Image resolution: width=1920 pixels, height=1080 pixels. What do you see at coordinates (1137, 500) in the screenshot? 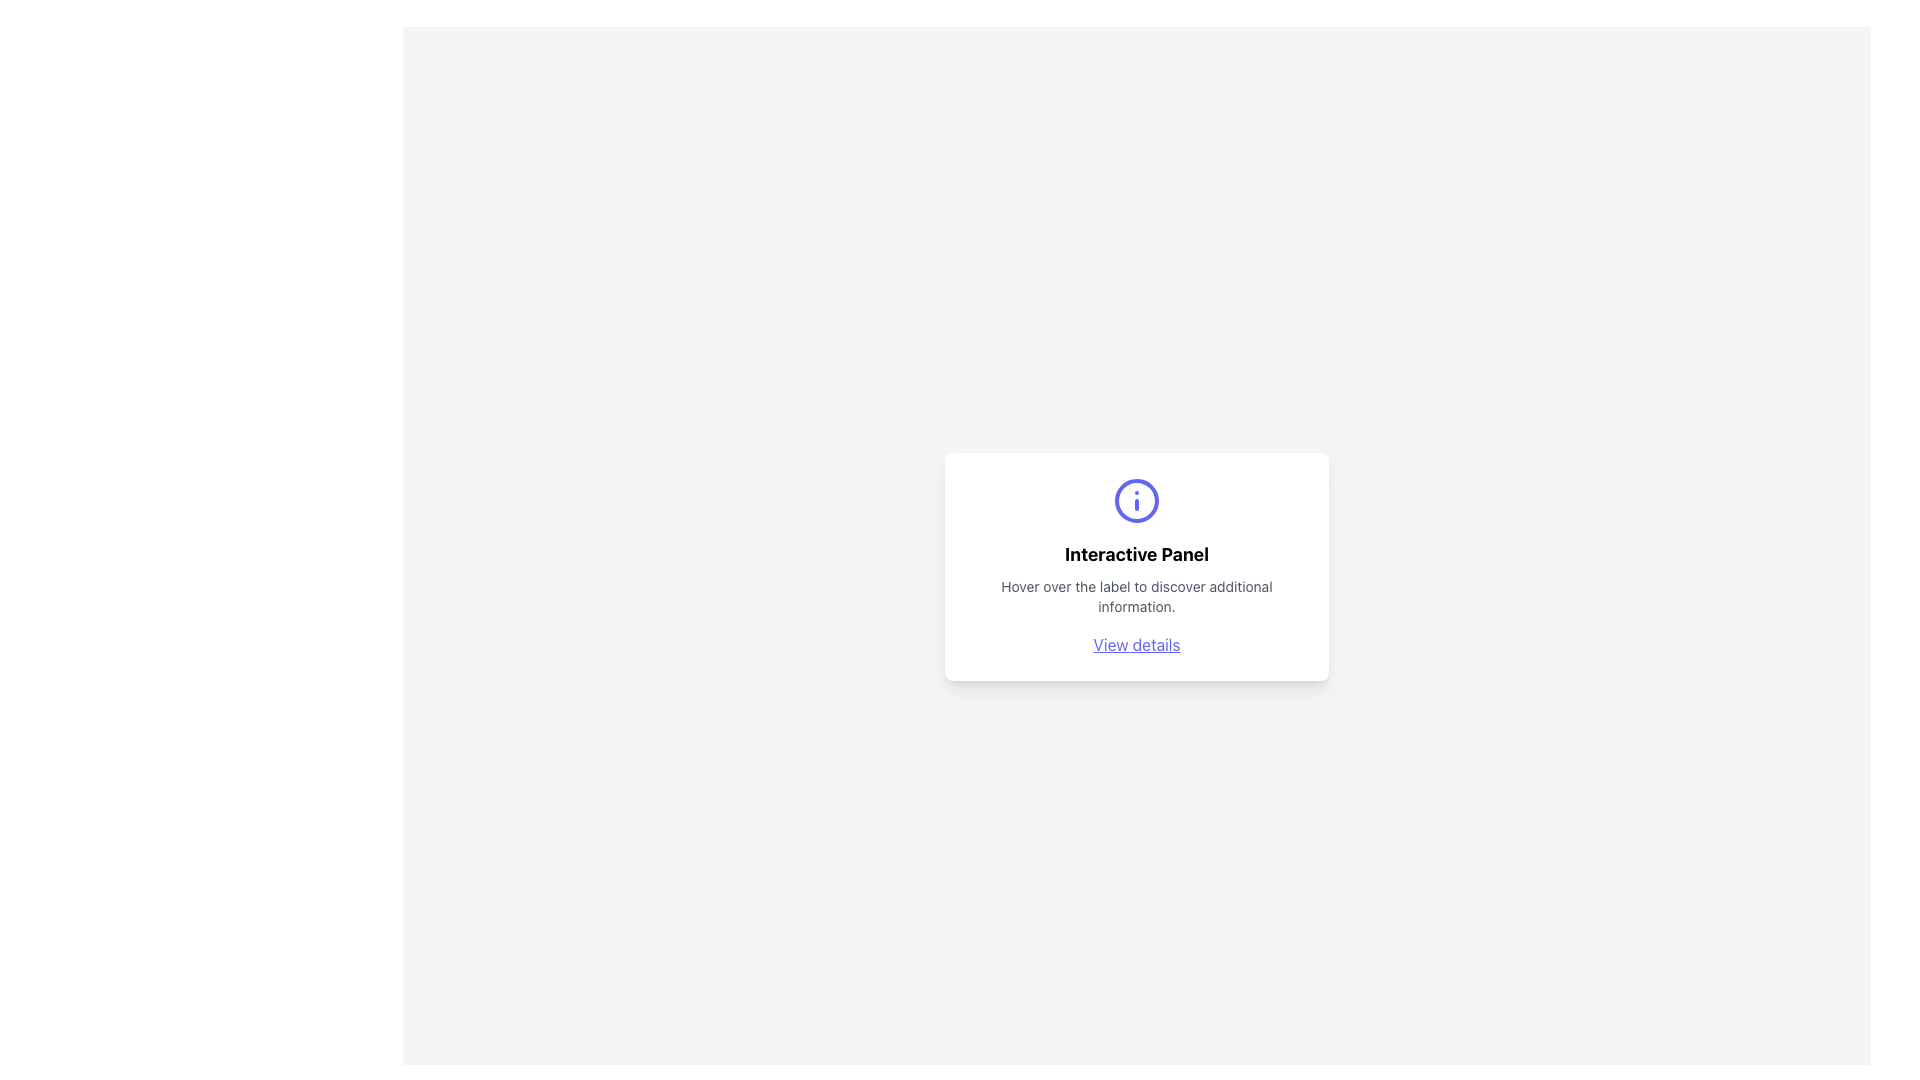
I see `the graphical circle that visually indicates the purpose of the associated panel within the information icon` at bounding box center [1137, 500].